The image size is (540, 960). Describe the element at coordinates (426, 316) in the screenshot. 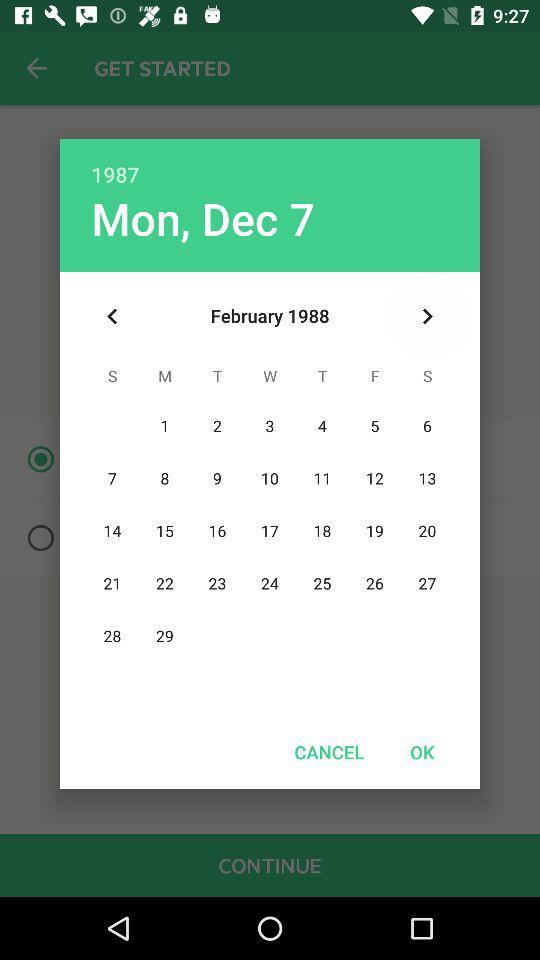

I see `the icon at the top right corner` at that location.